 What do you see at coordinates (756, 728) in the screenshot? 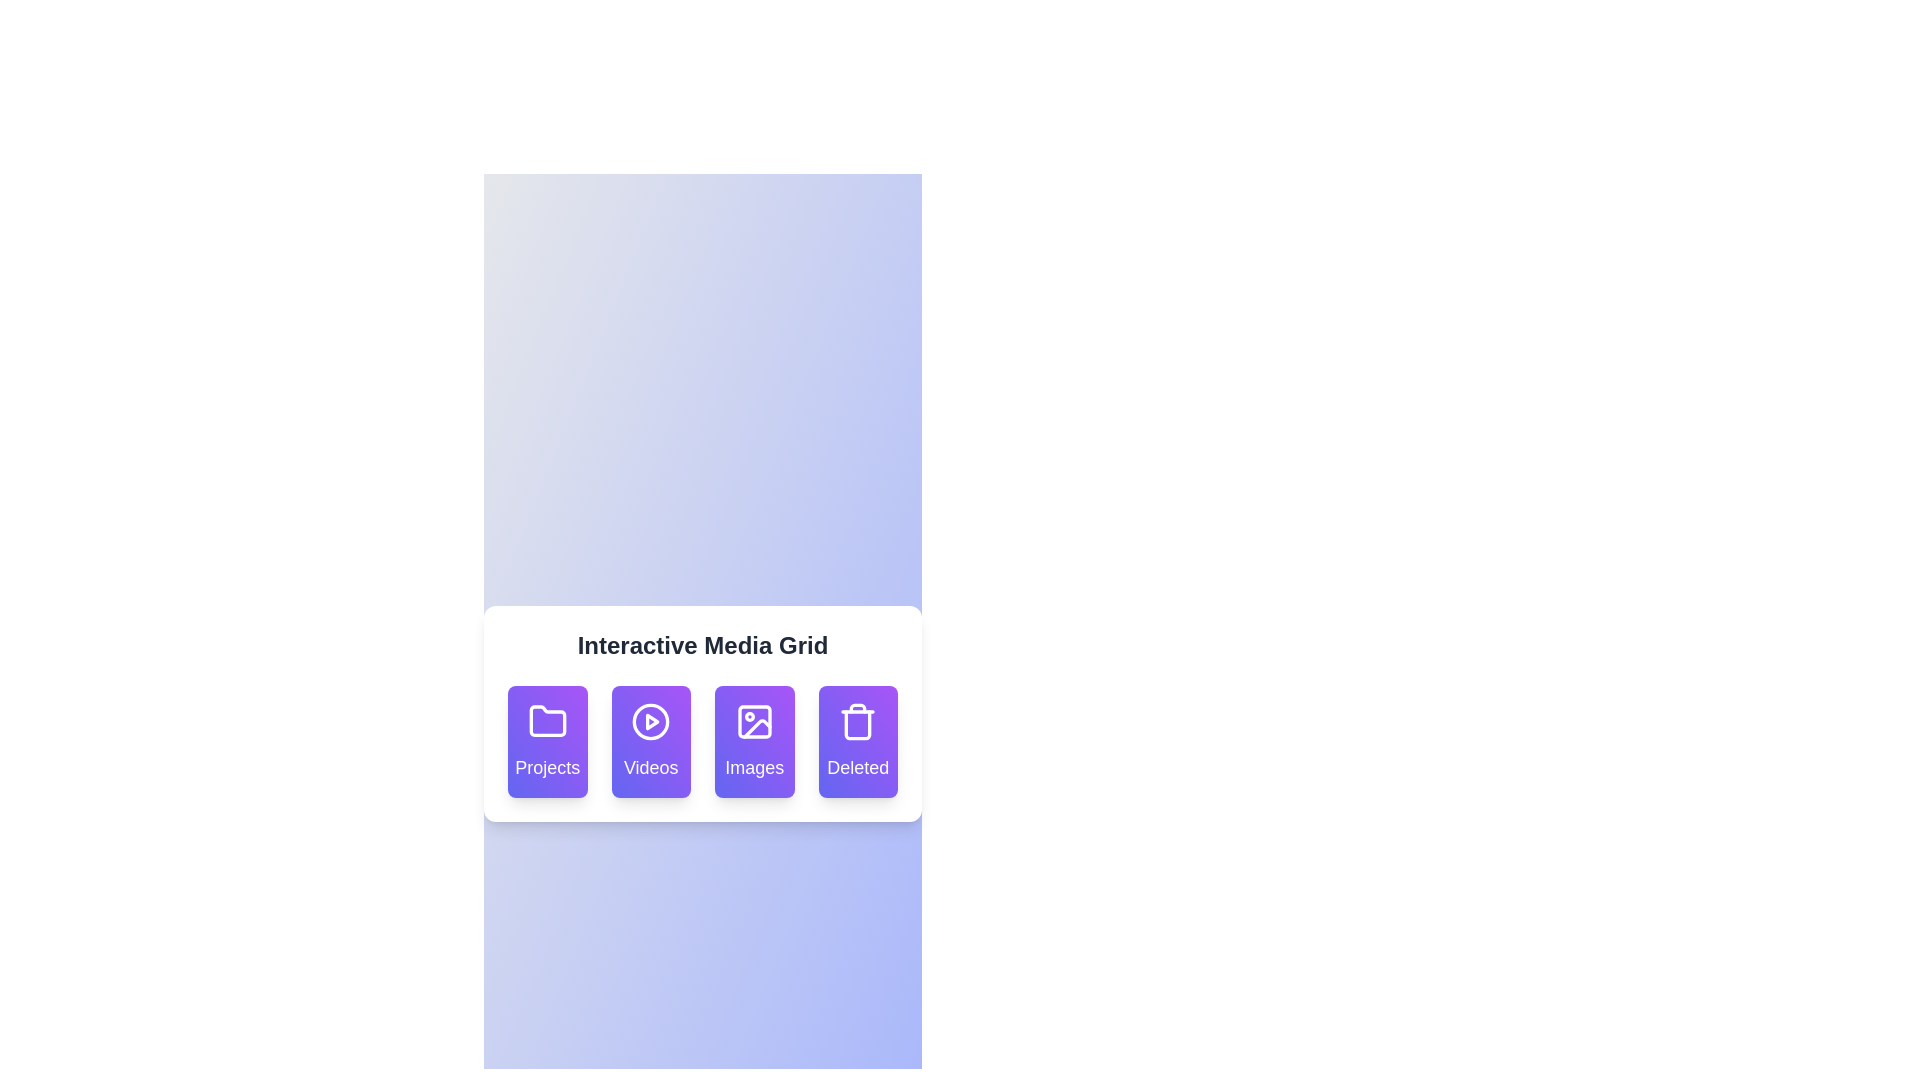
I see `the 'Images' icon, which is the third icon from the left in the 'Interactive Media Grid' at the bottom of the view, to trigger the hover effect for additional information` at bounding box center [756, 728].